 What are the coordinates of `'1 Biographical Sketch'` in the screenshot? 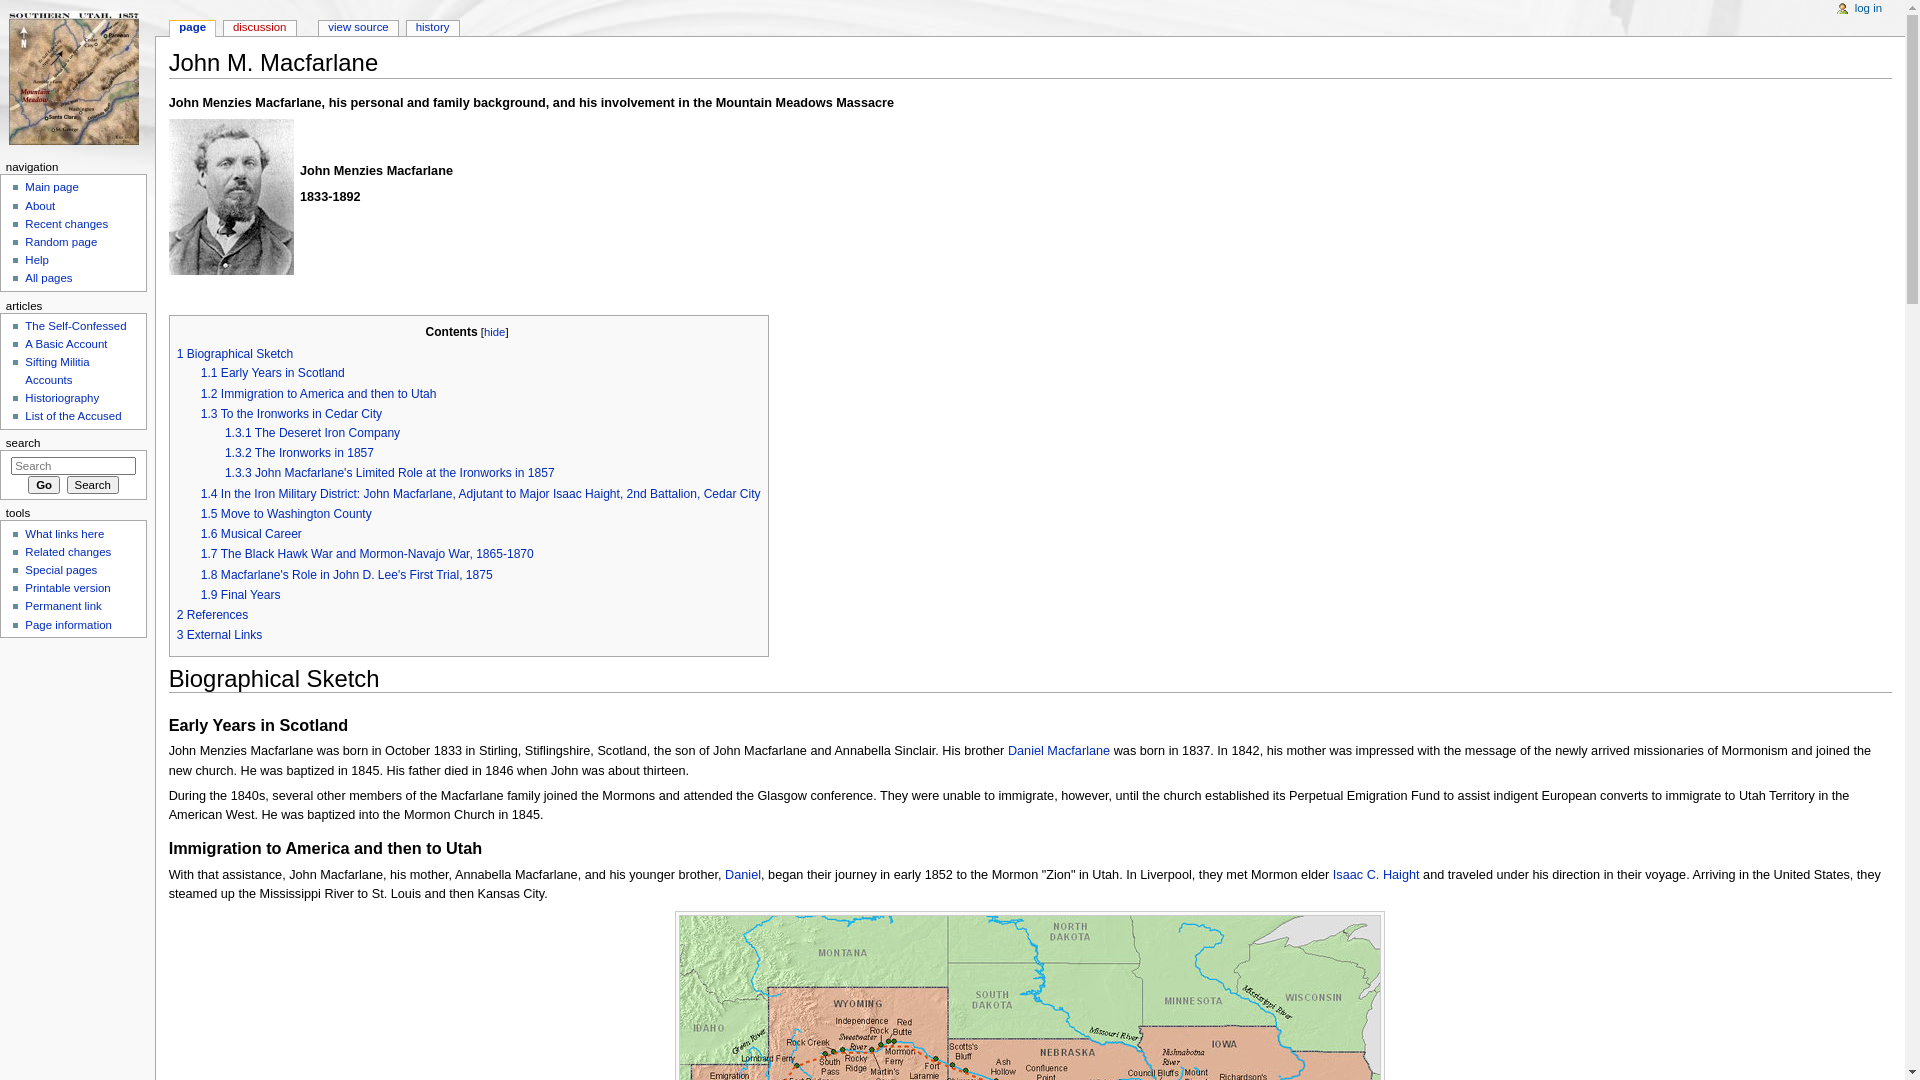 It's located at (235, 353).